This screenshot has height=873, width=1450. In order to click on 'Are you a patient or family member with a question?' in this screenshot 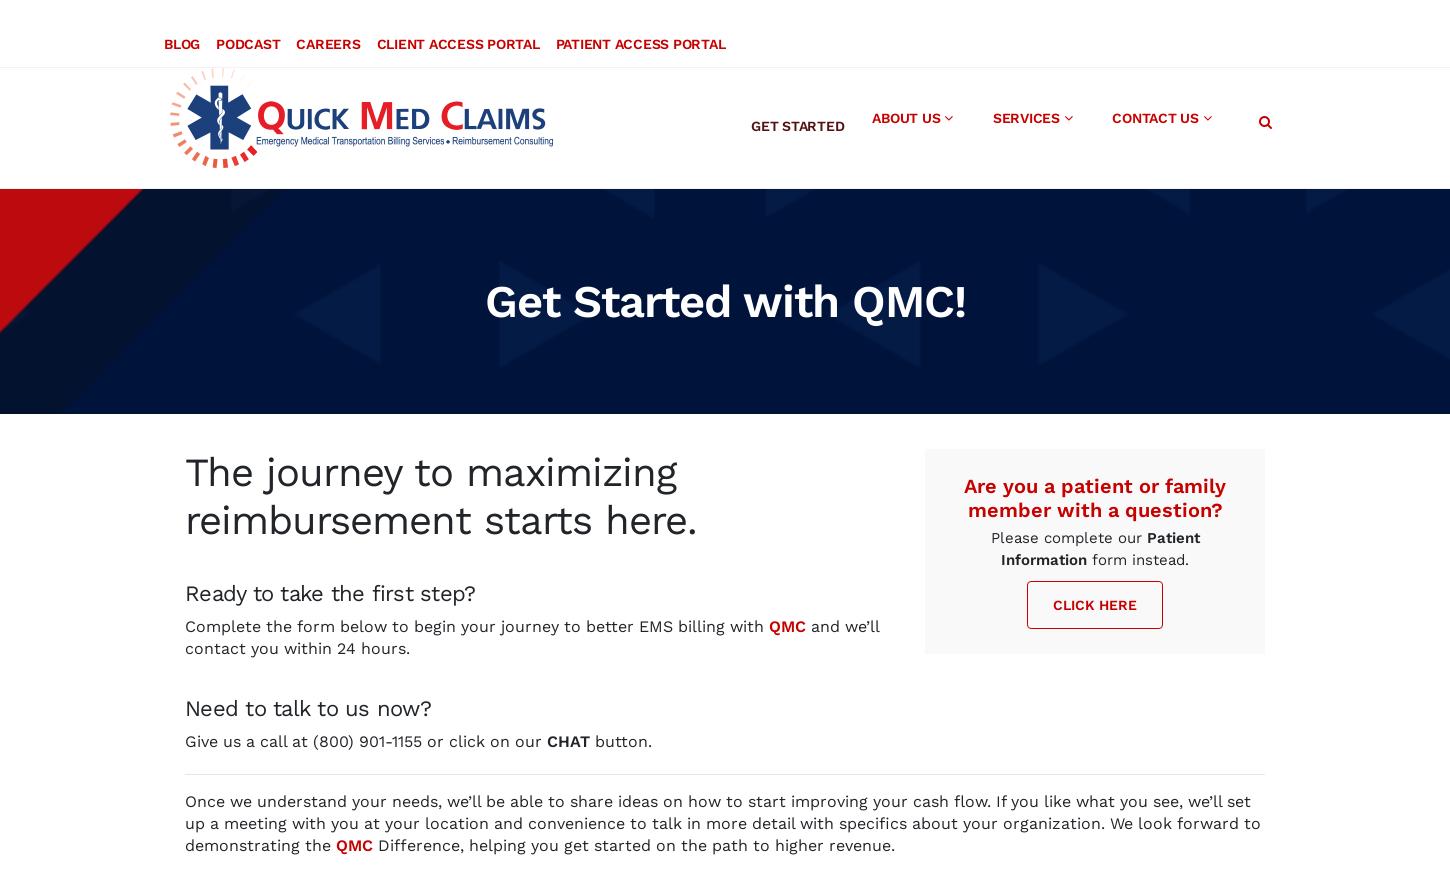, I will do `click(1094, 479)`.